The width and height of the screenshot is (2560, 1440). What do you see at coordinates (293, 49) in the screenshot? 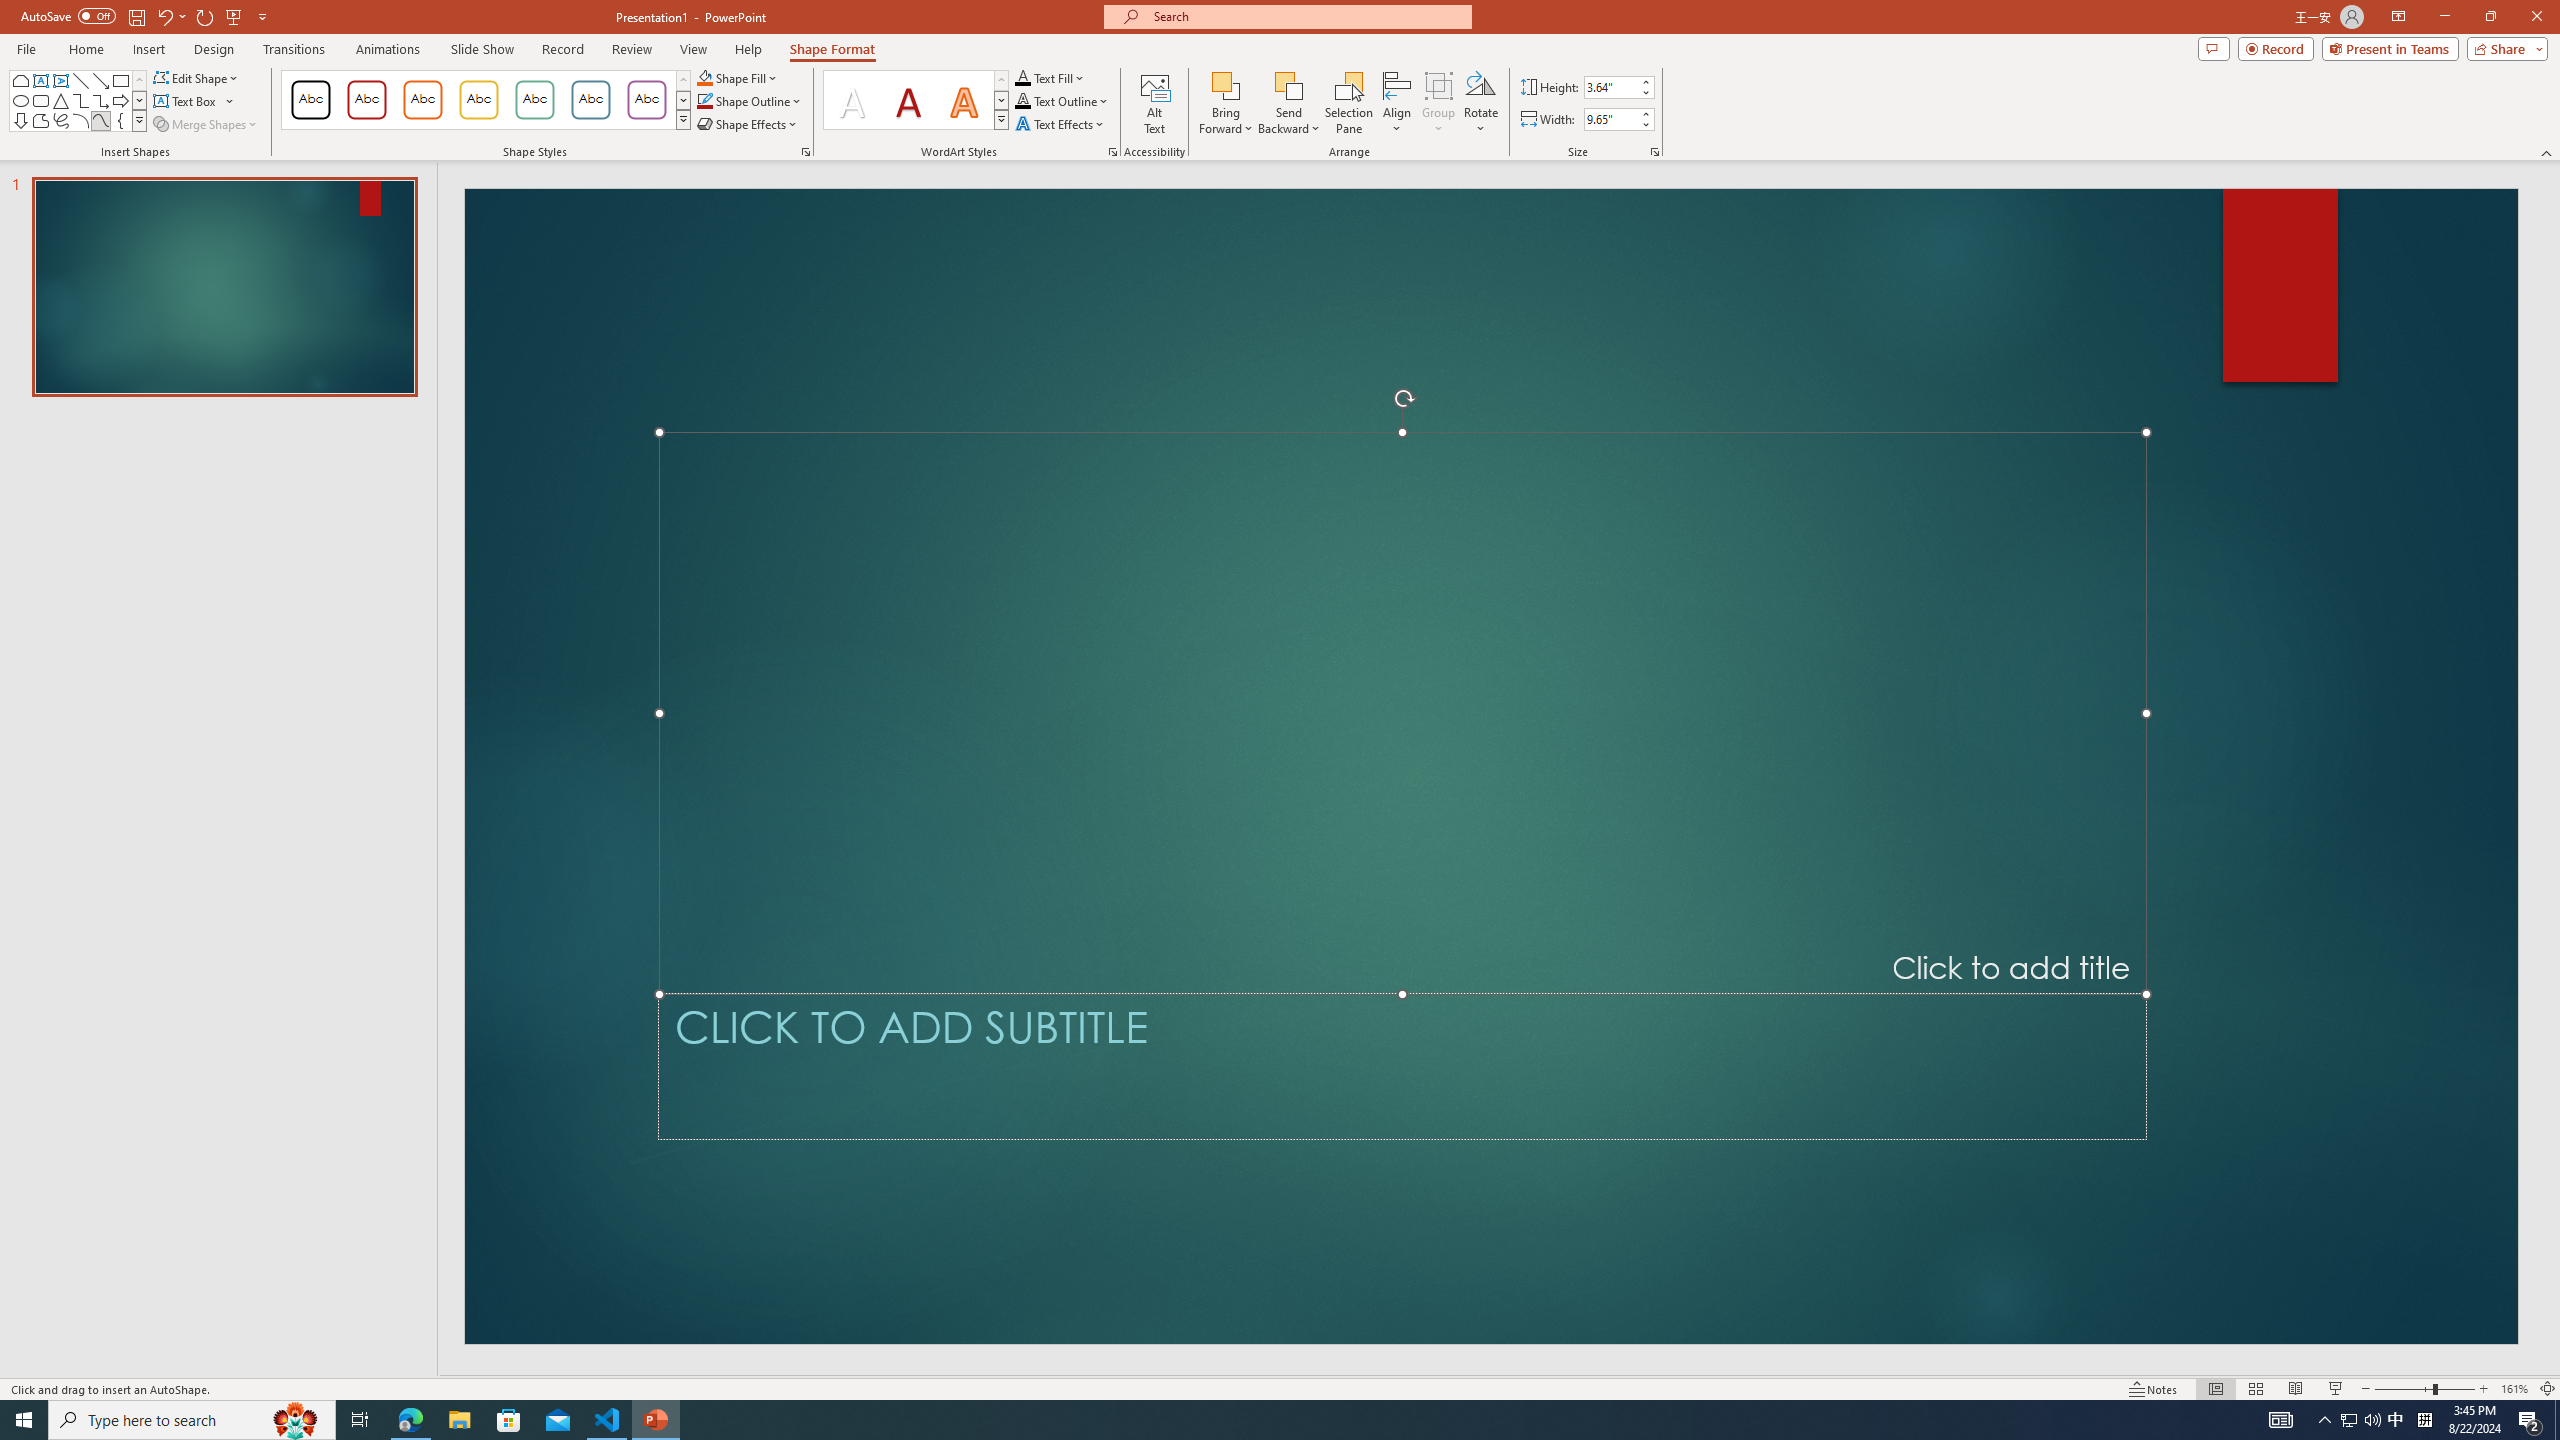
I see `'Transitions'` at bounding box center [293, 49].